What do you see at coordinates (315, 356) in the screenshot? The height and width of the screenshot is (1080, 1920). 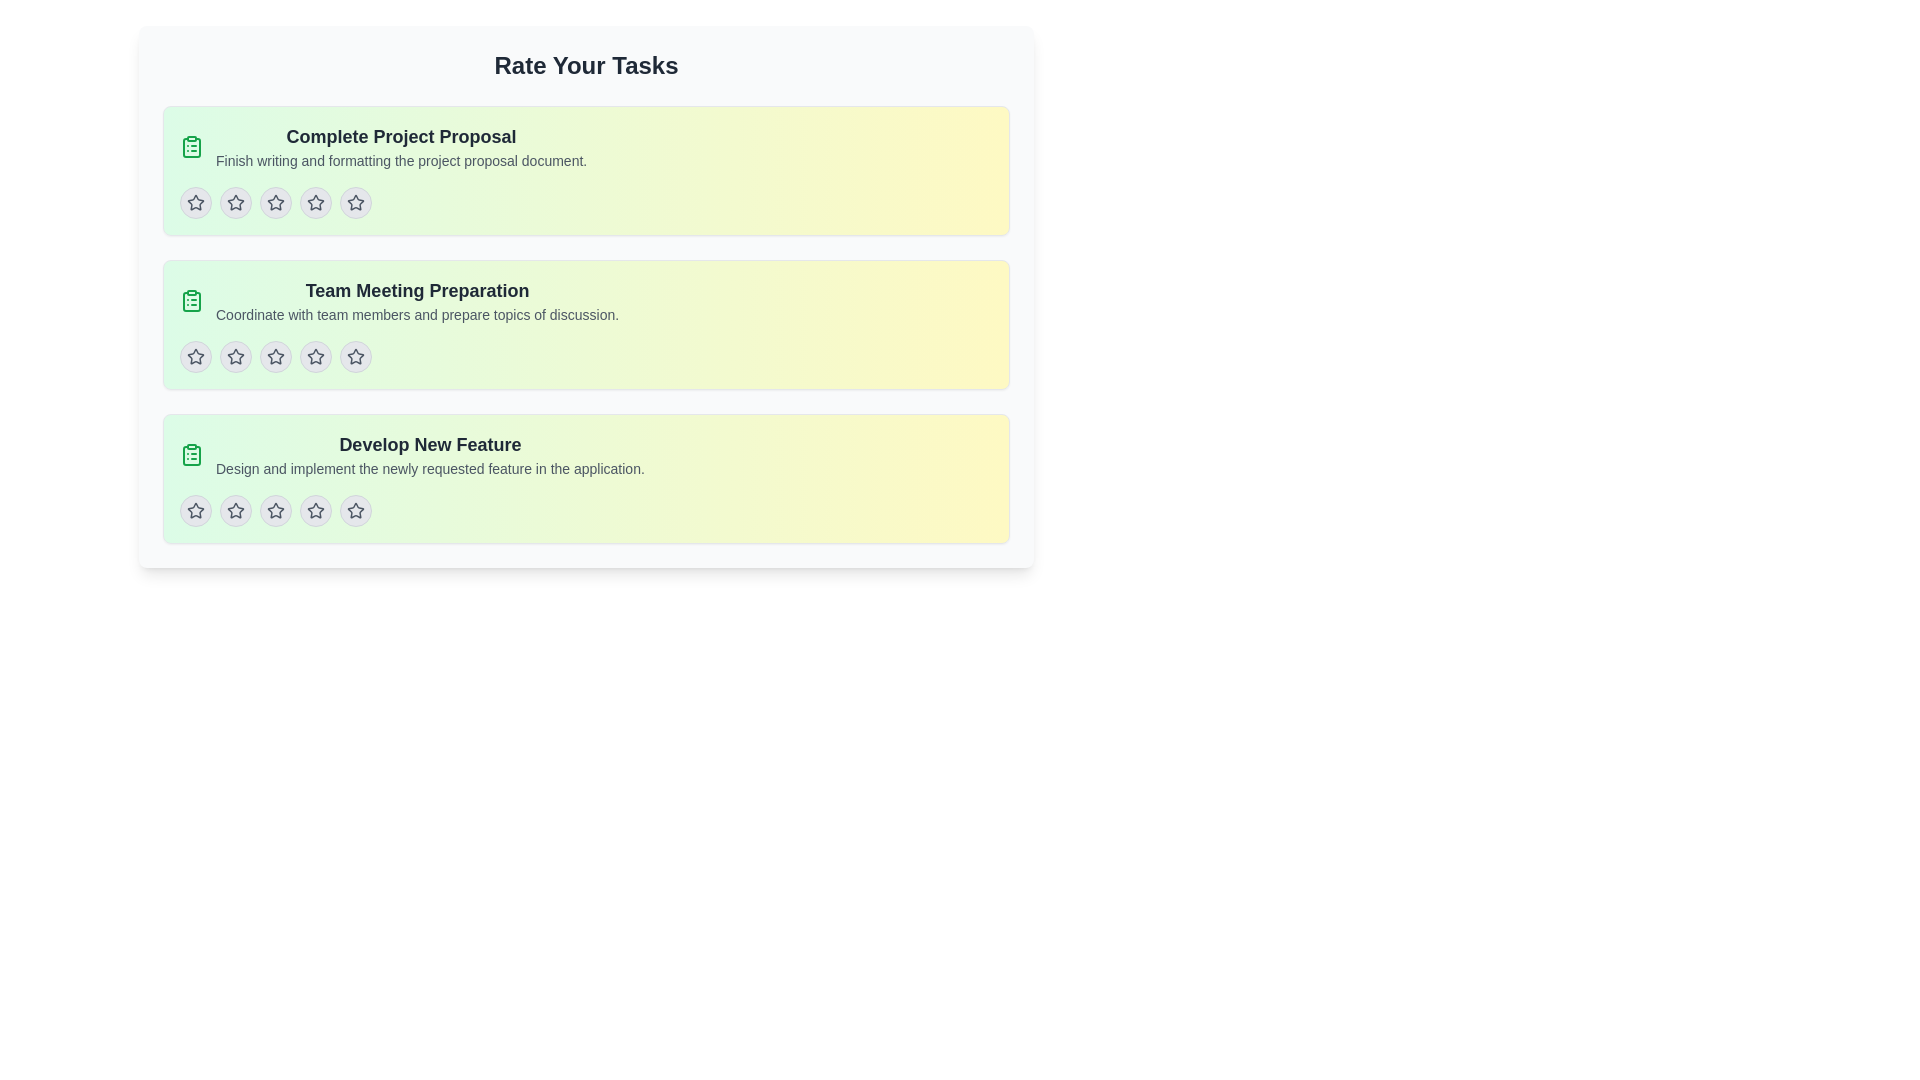 I see `the third star icon in the rating system for 'Team Meeting Preparation'` at bounding box center [315, 356].